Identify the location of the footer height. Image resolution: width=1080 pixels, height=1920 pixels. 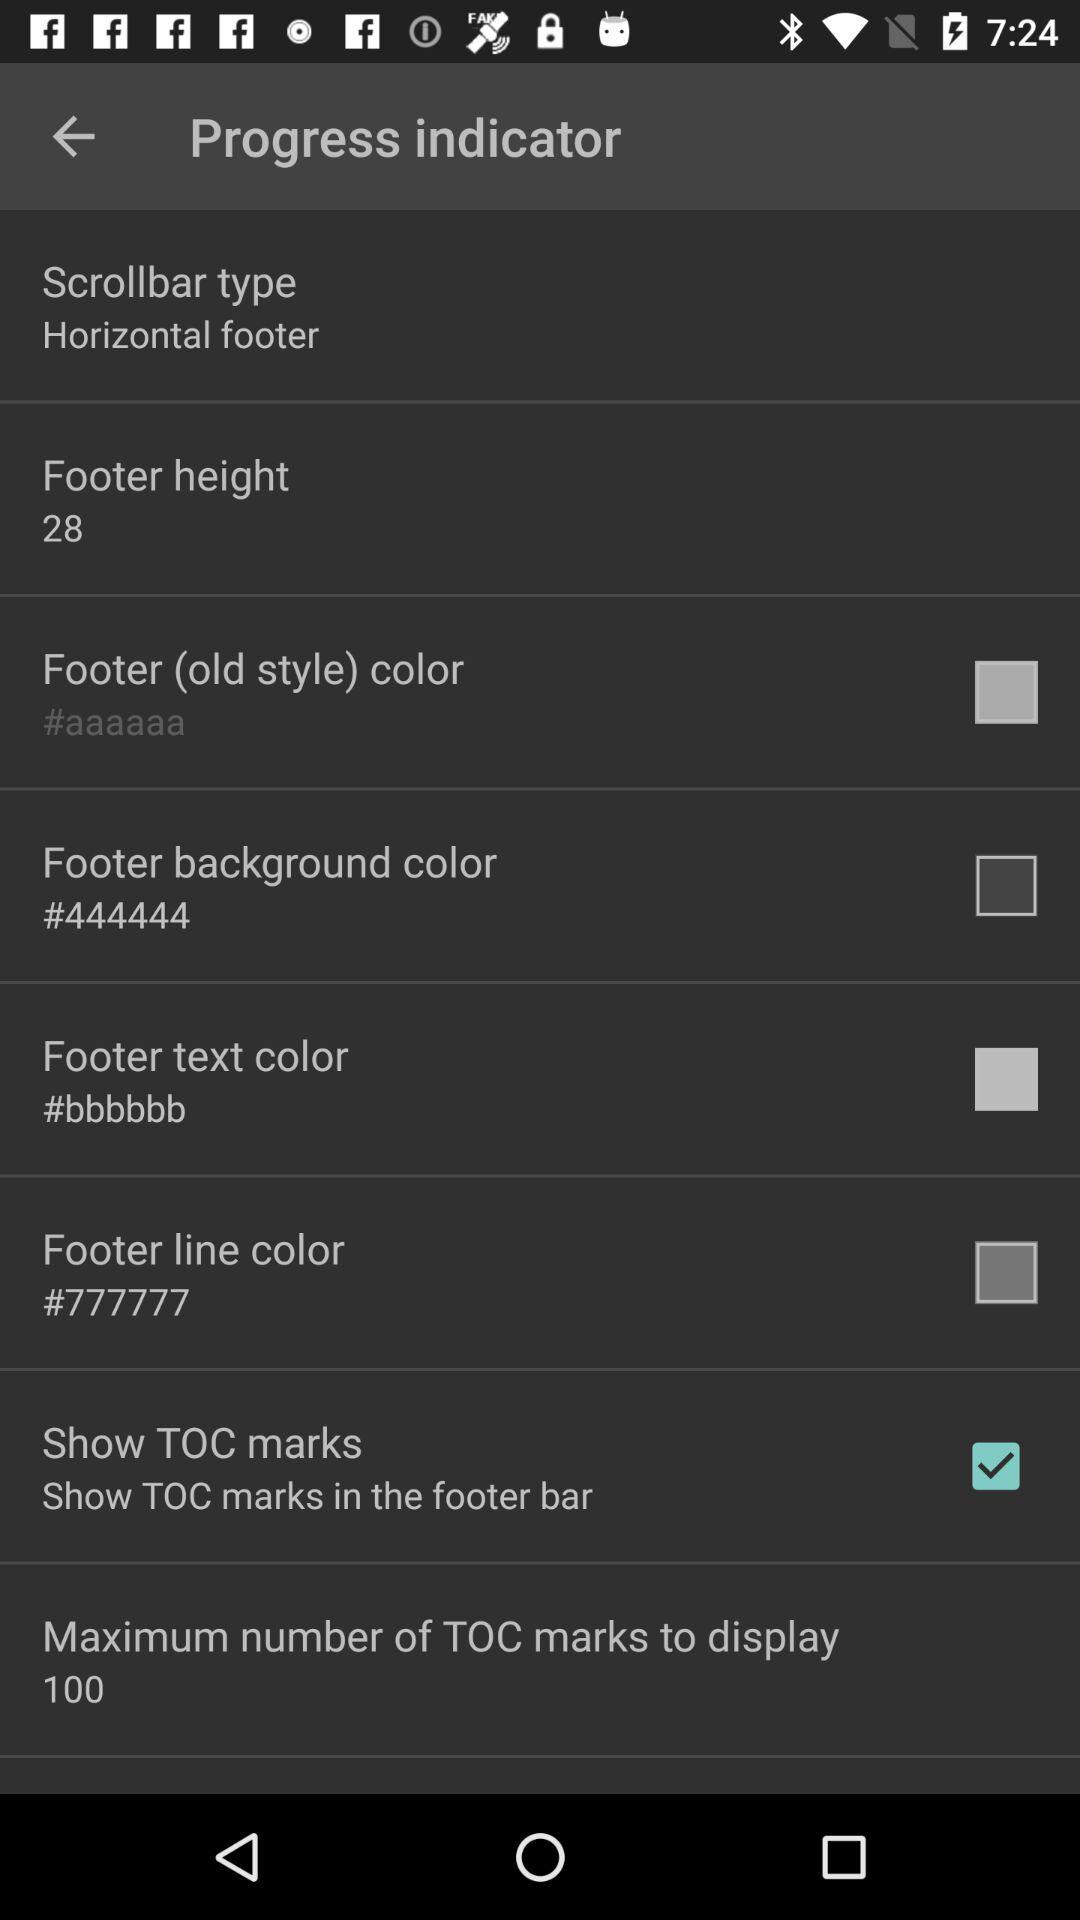
(164, 473).